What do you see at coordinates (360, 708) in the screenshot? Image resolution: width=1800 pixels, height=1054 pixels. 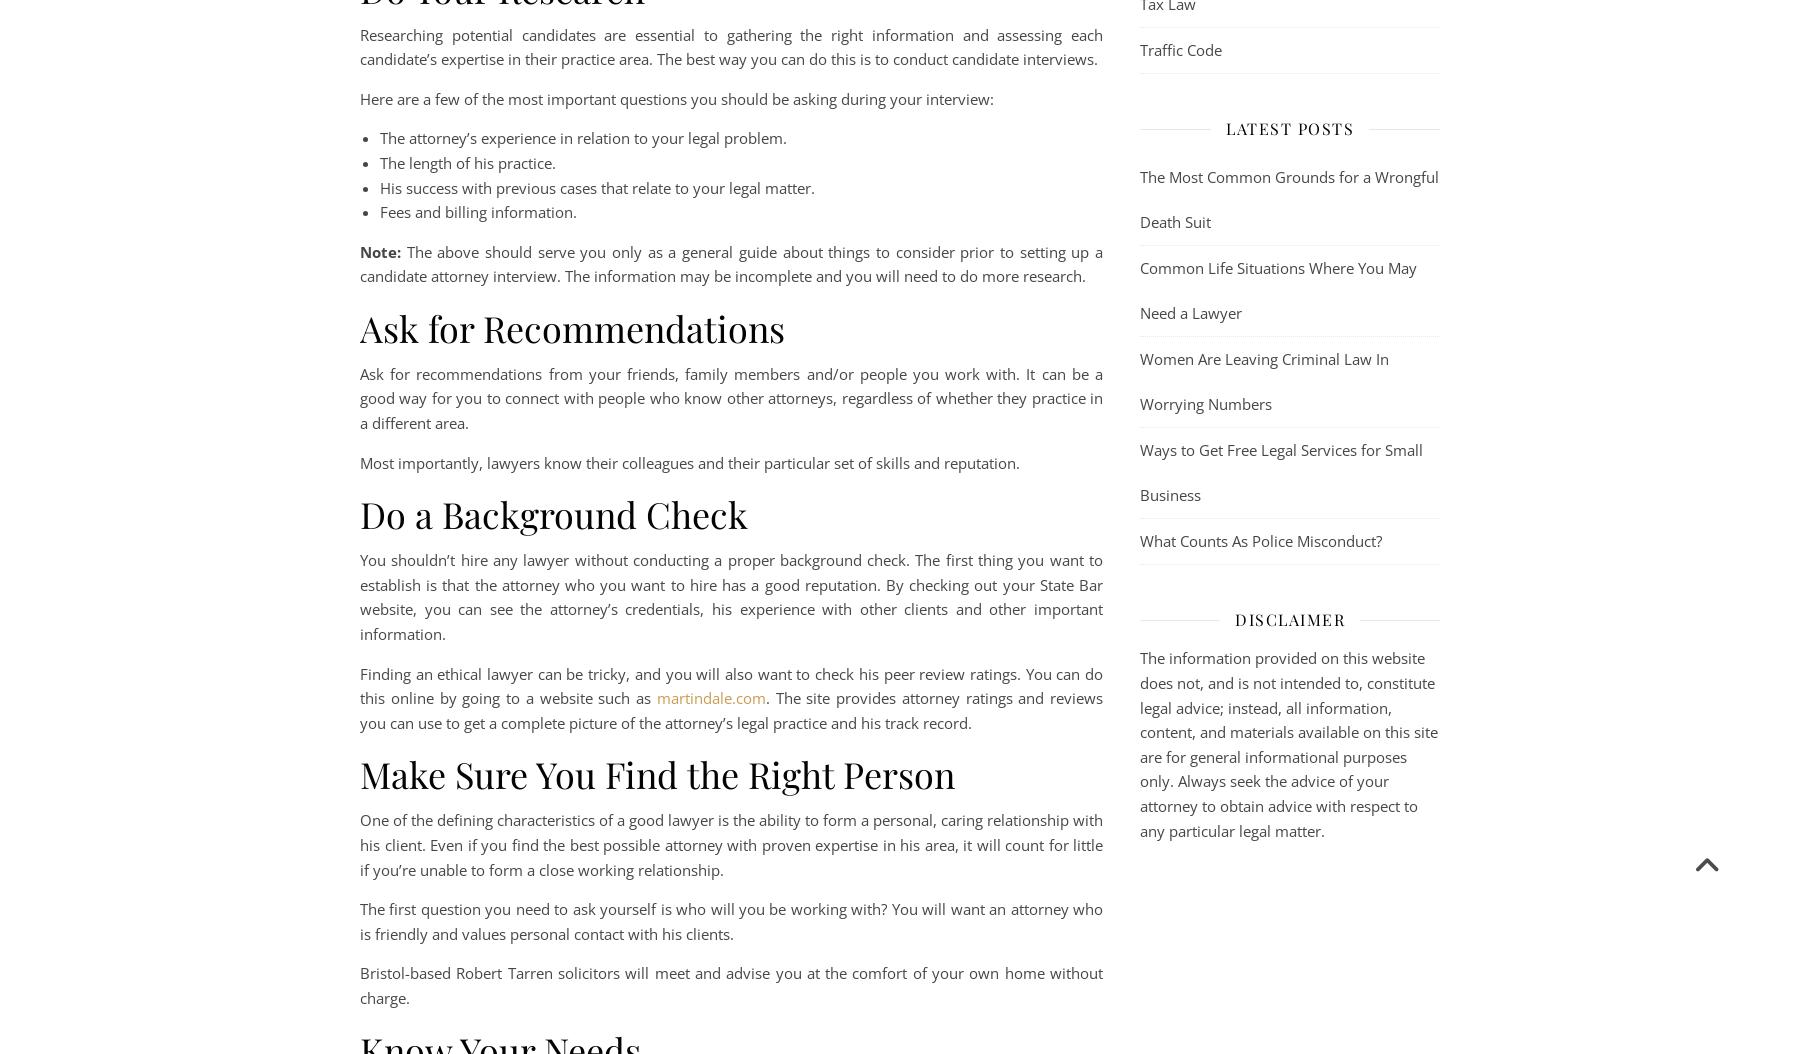 I see `'. The site provides attorney ratings and reviews you can use to get a complete picture of the attorney’s legal practice and his track record.'` at bounding box center [360, 708].